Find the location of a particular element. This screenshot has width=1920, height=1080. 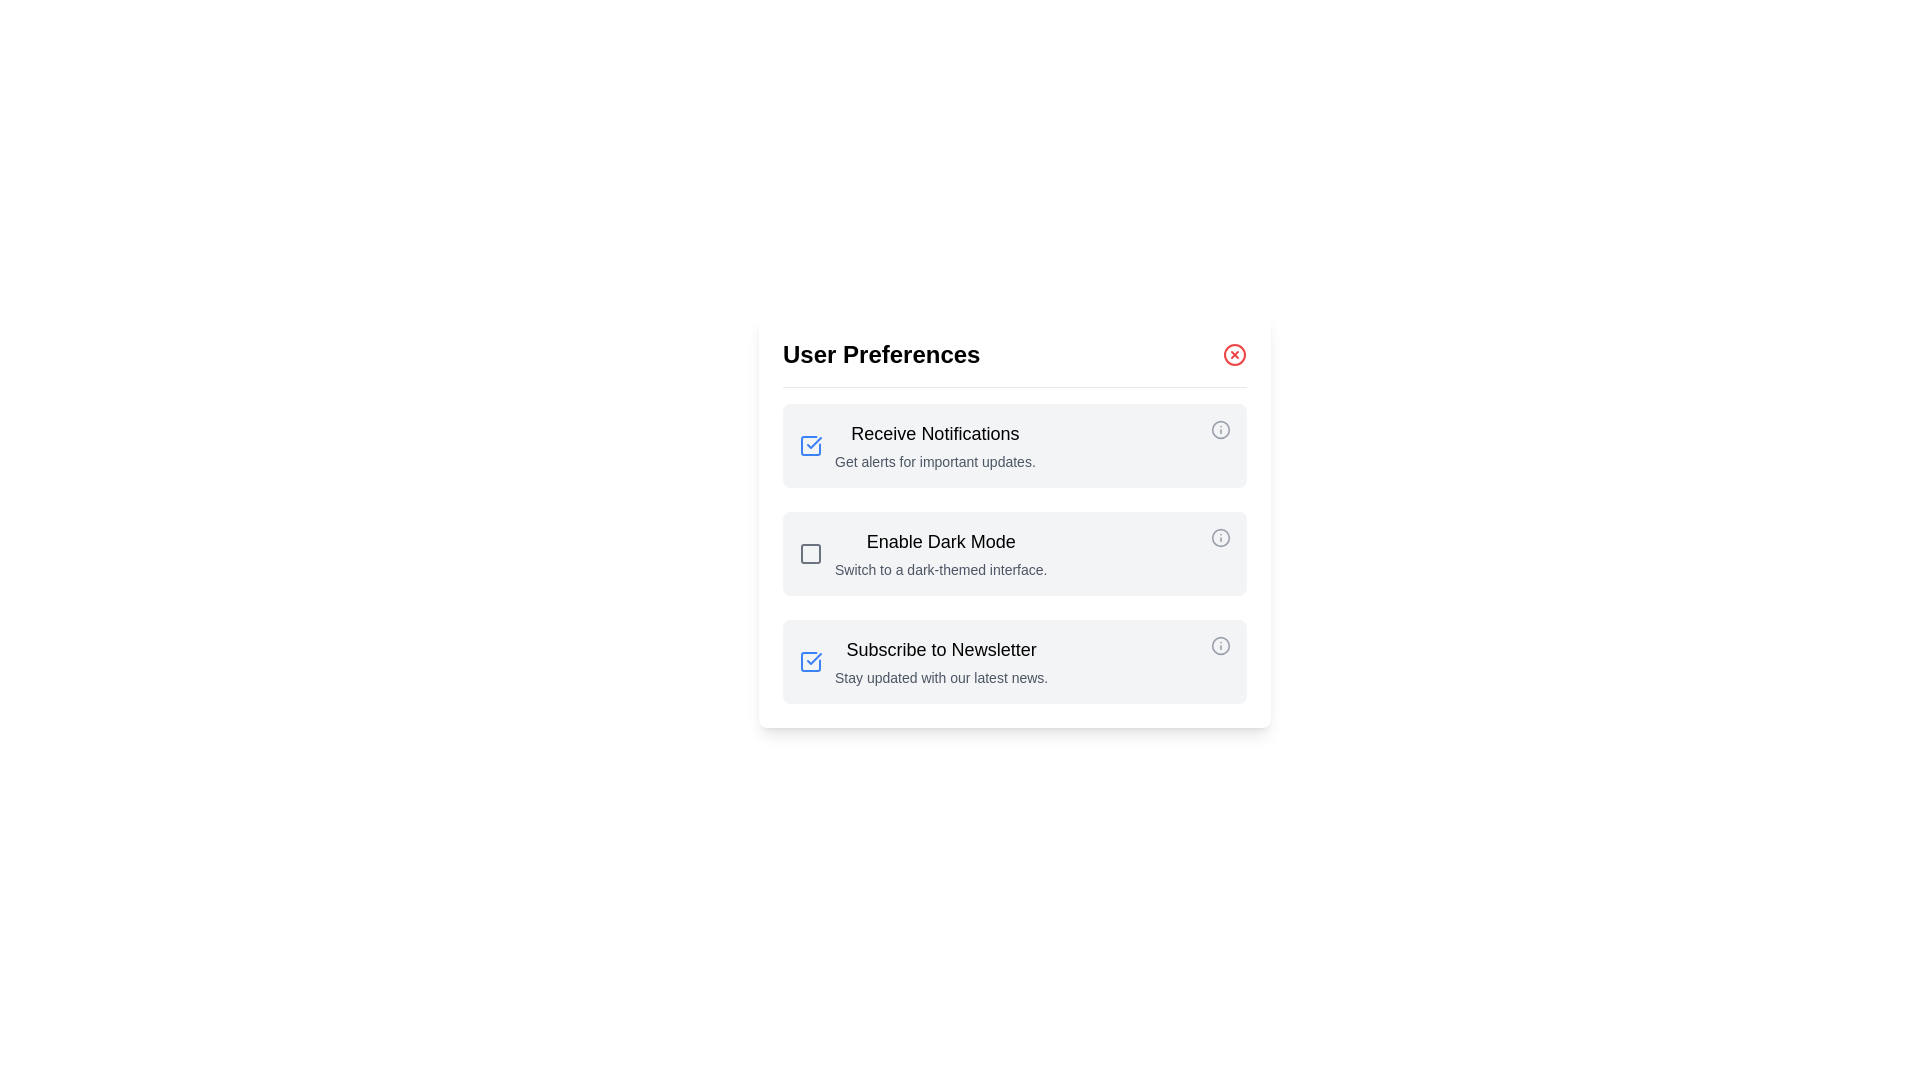

the text label that says 'Enable Dark Mode', which is styled in a larger bold font and positioned above a checkbox is located at coordinates (940, 542).